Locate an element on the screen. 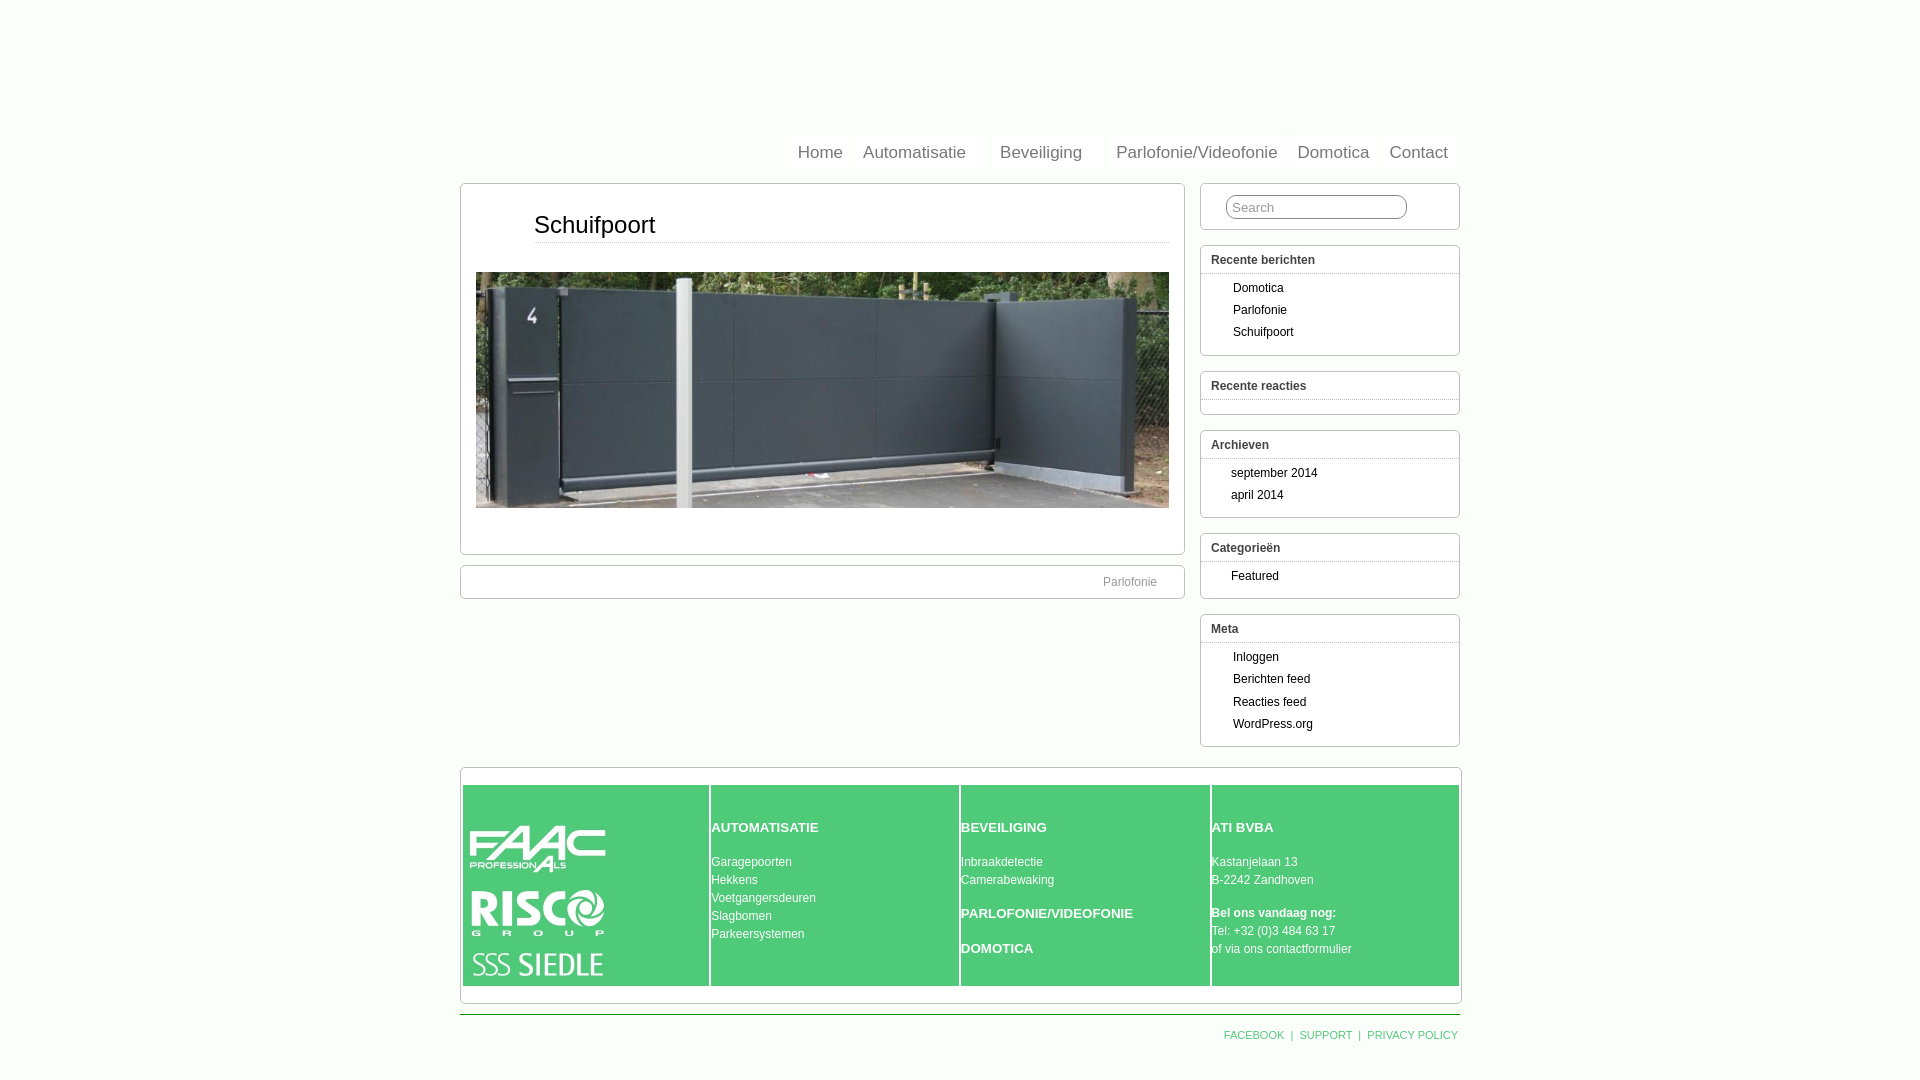 The image size is (1920, 1080). 'Featured' is located at coordinates (1253, 575).